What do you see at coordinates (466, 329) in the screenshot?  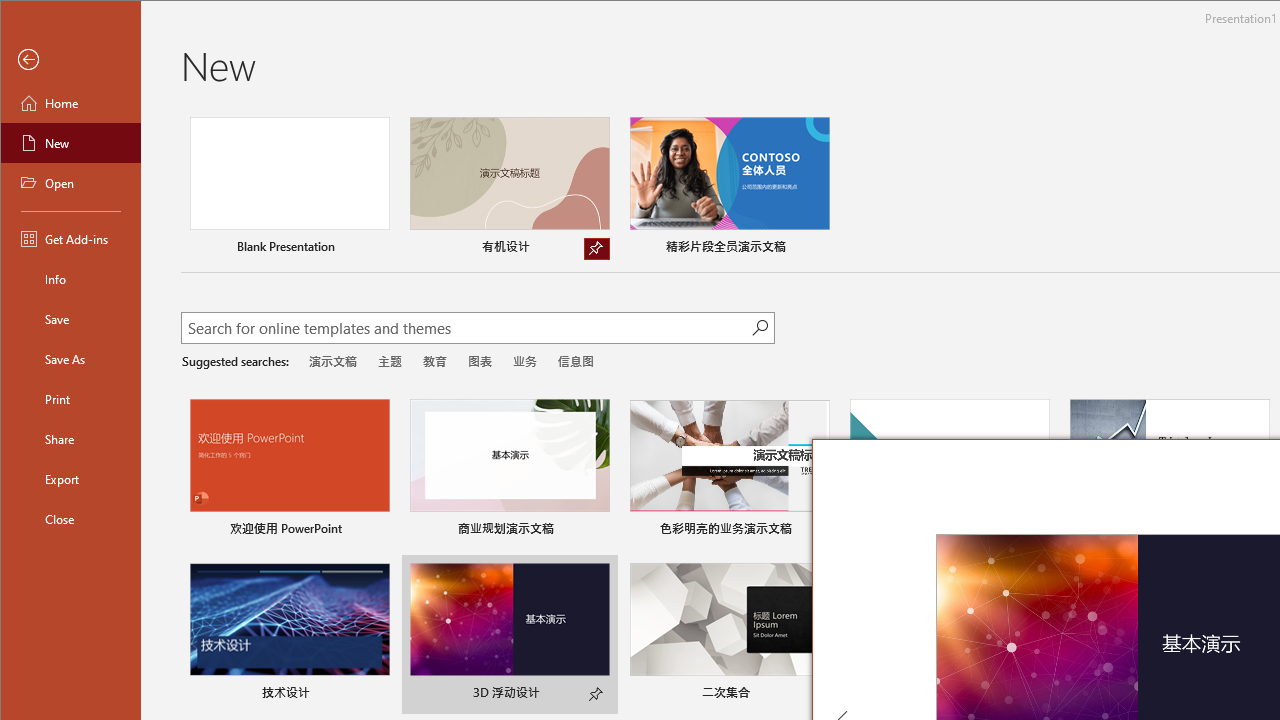 I see `'Search for online templates and themes'` at bounding box center [466, 329].